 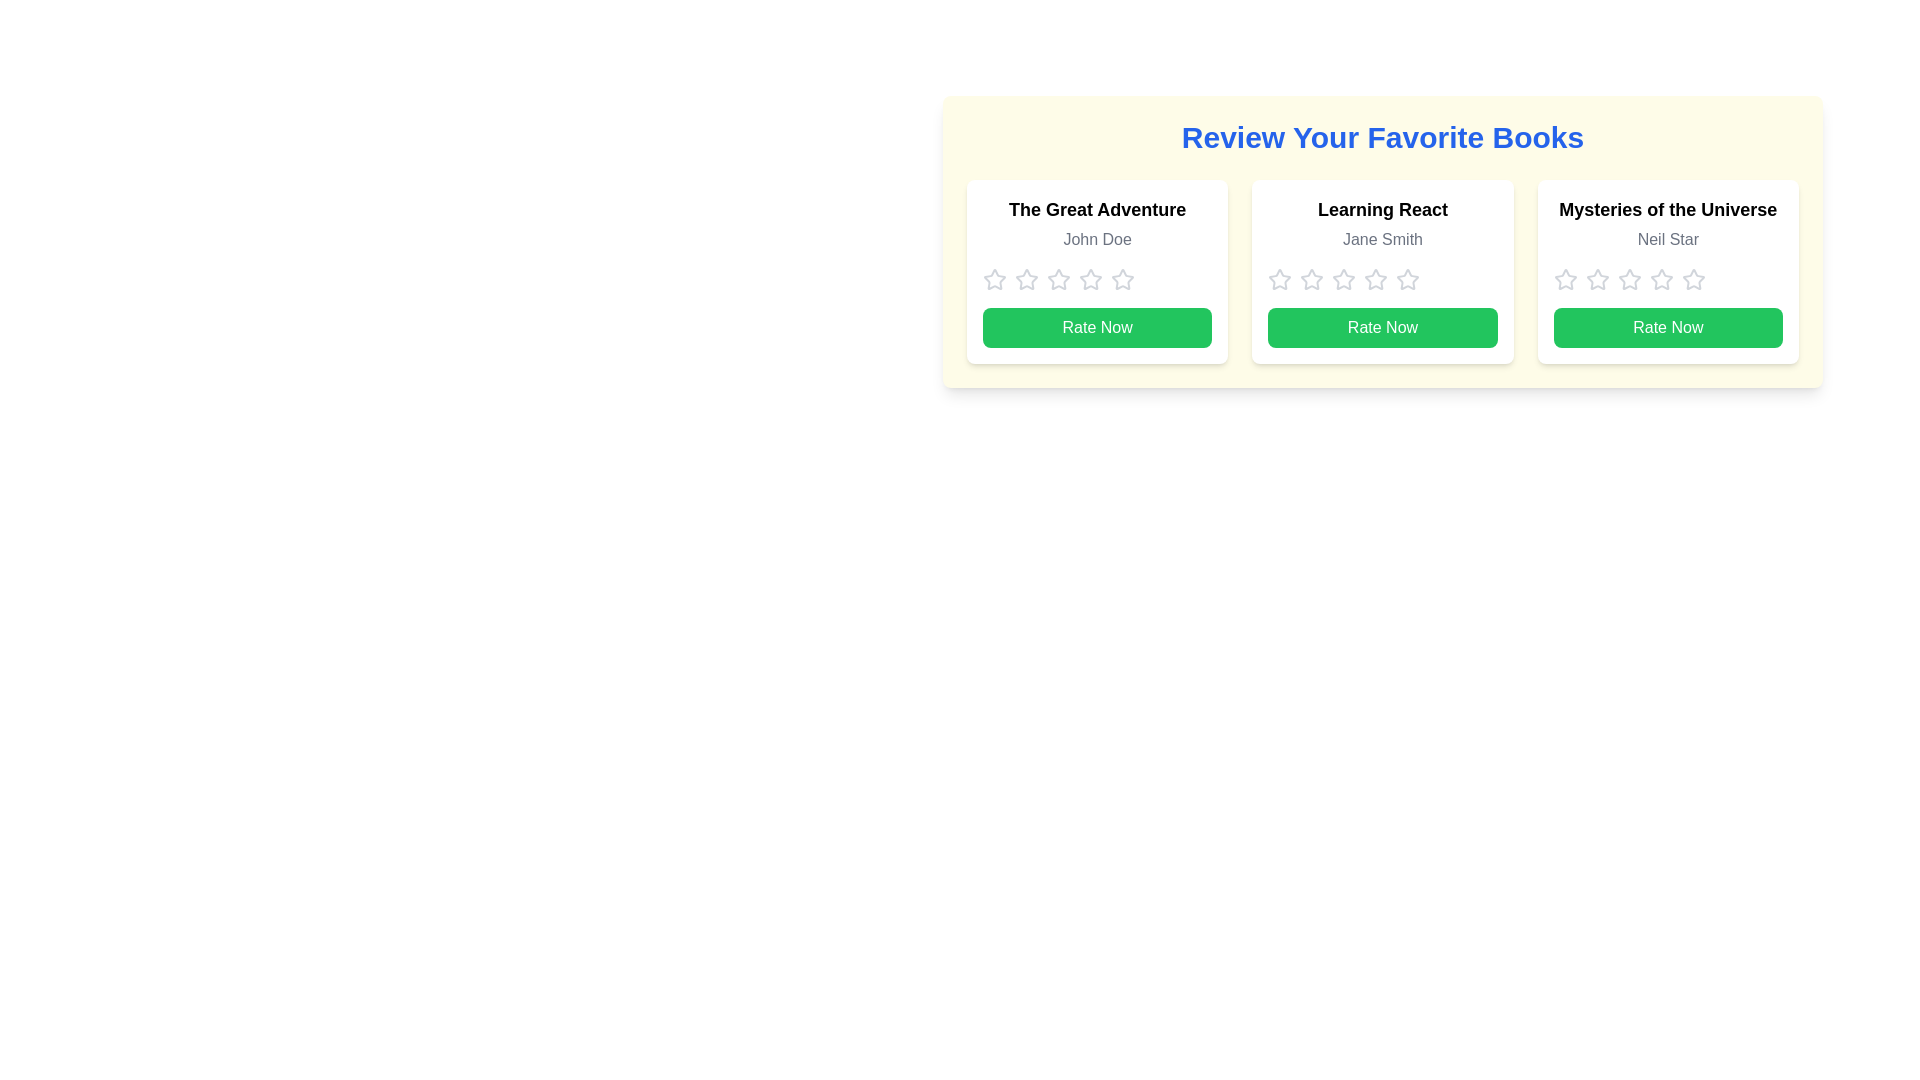 I want to click on the first star of the rating system for the book 'Mysteries of the Universe' to rate it, so click(x=1596, y=279).